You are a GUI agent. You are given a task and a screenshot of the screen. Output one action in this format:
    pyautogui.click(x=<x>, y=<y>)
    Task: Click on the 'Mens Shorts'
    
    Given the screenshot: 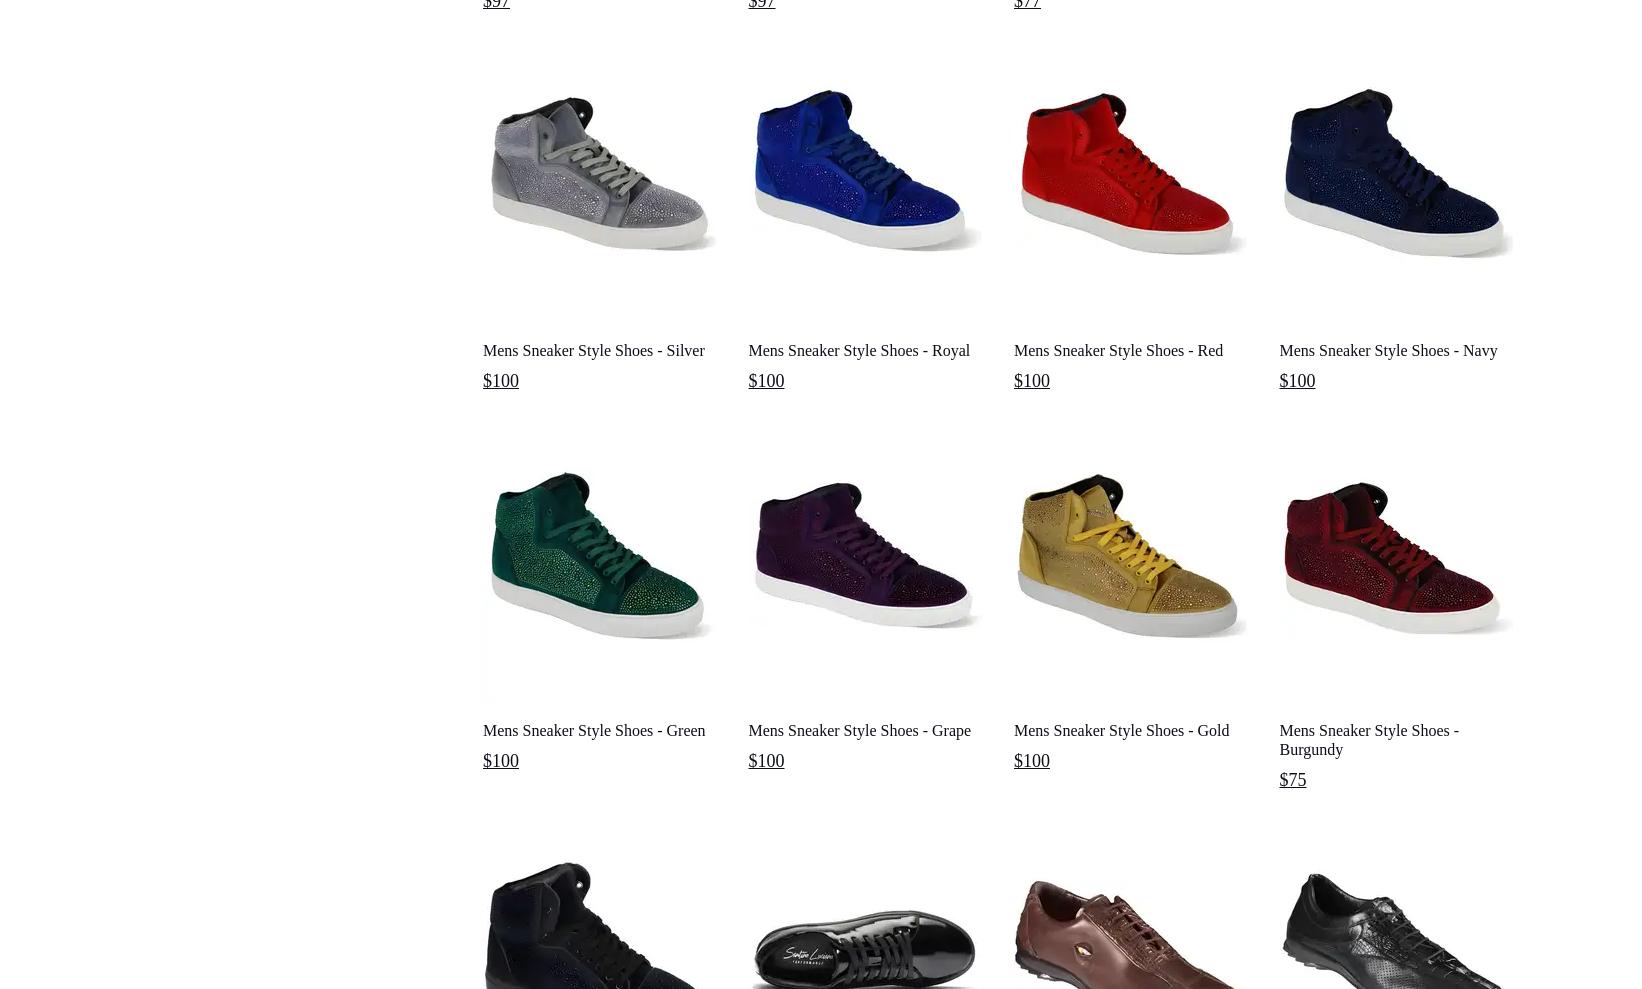 What is the action you would take?
    pyautogui.click(x=1228, y=25)
    